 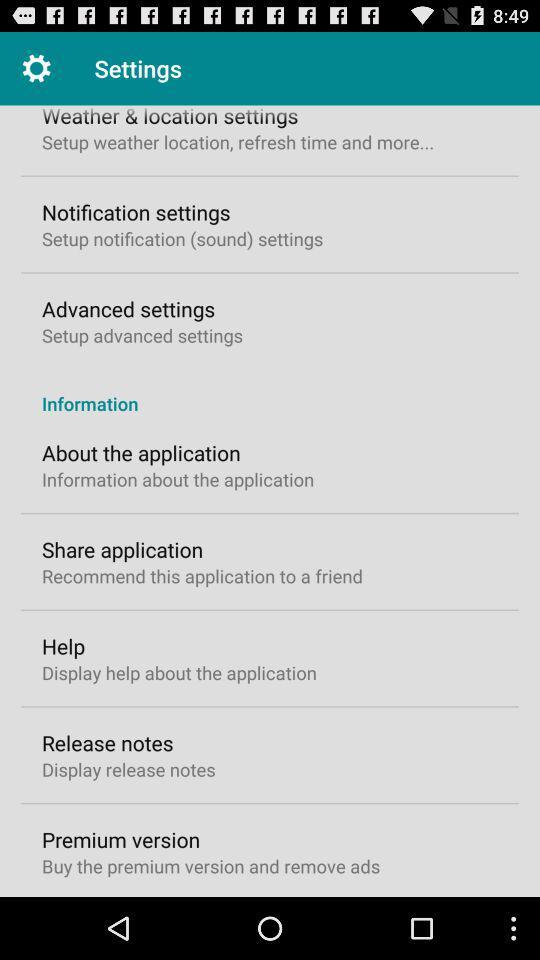 What do you see at coordinates (182, 238) in the screenshot?
I see `the setup notification sound icon` at bounding box center [182, 238].